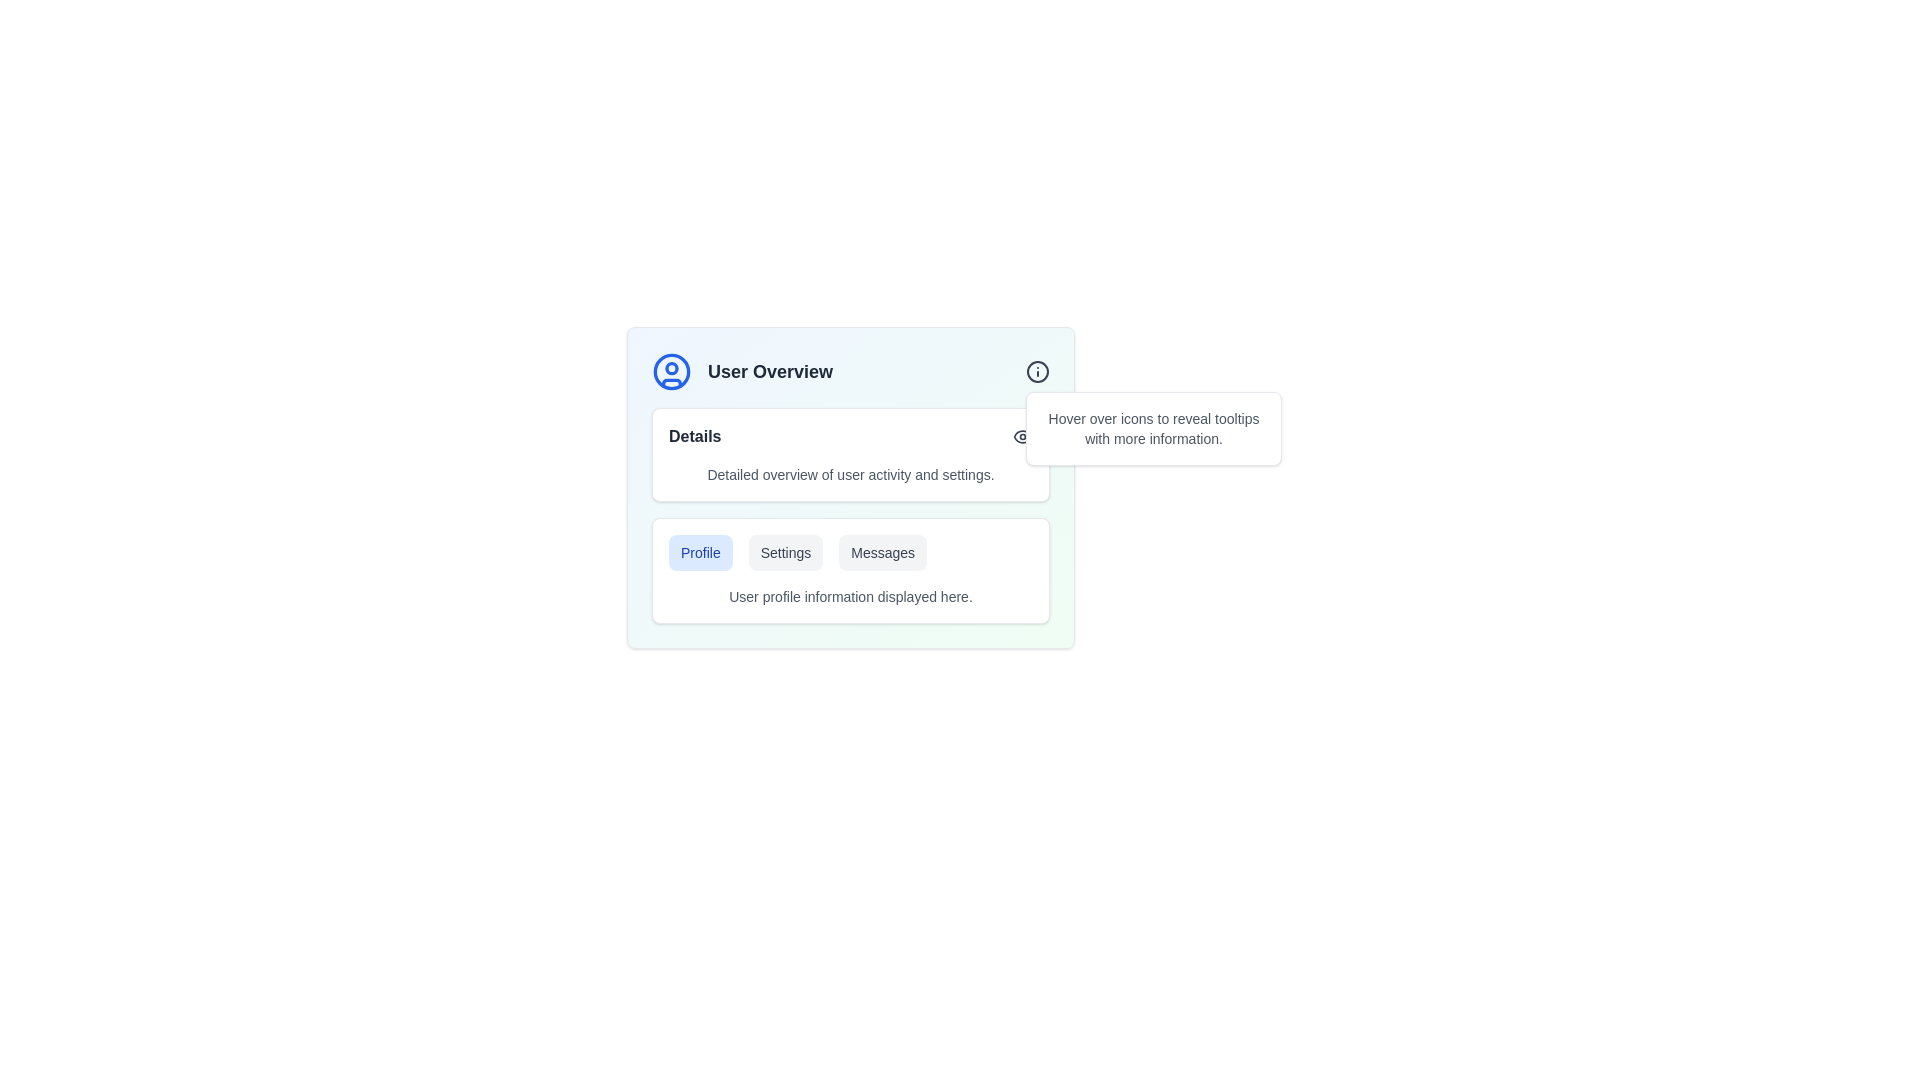 This screenshot has height=1080, width=1920. What do you see at coordinates (882, 552) in the screenshot?
I see `the 'Messages' button, which is located in the lower right quadrant of the interface, following the 'Profile' and 'Settings' buttons` at bounding box center [882, 552].